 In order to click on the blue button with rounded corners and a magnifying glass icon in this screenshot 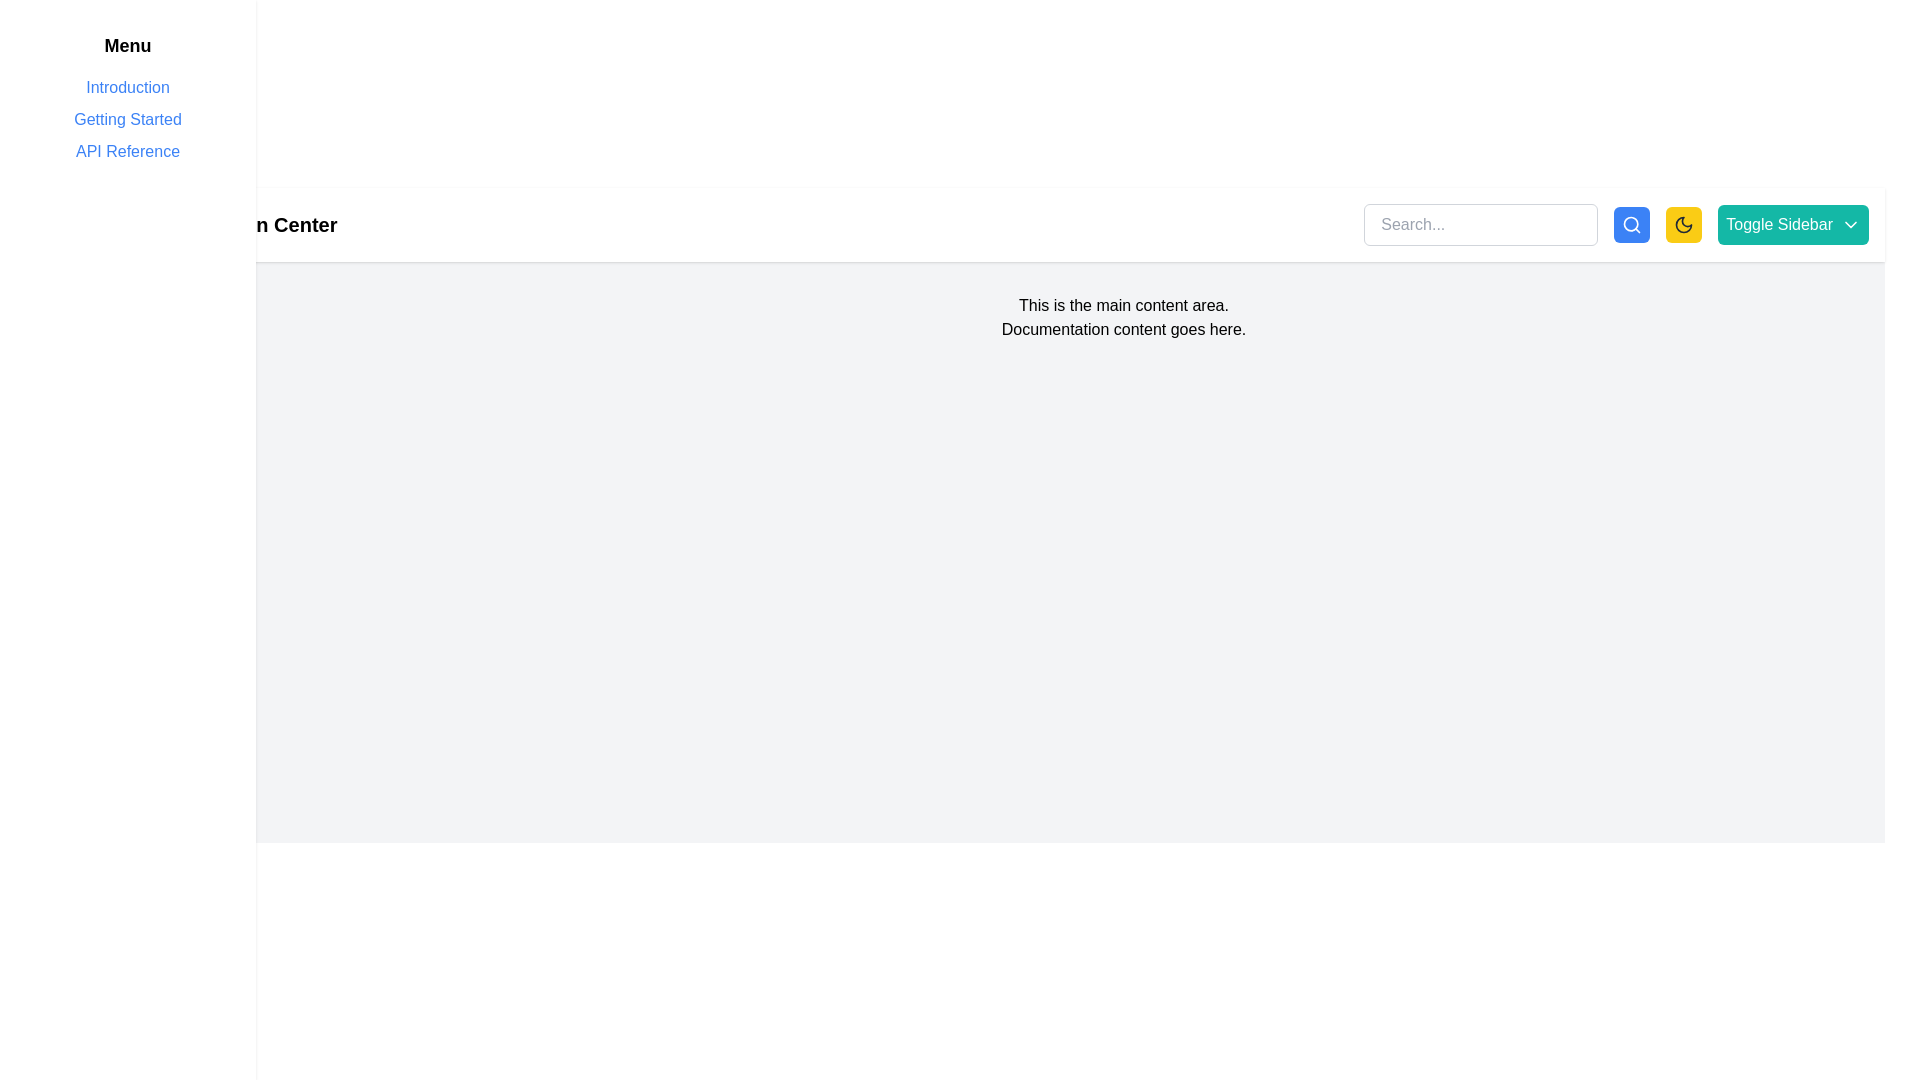, I will do `click(1632, 224)`.